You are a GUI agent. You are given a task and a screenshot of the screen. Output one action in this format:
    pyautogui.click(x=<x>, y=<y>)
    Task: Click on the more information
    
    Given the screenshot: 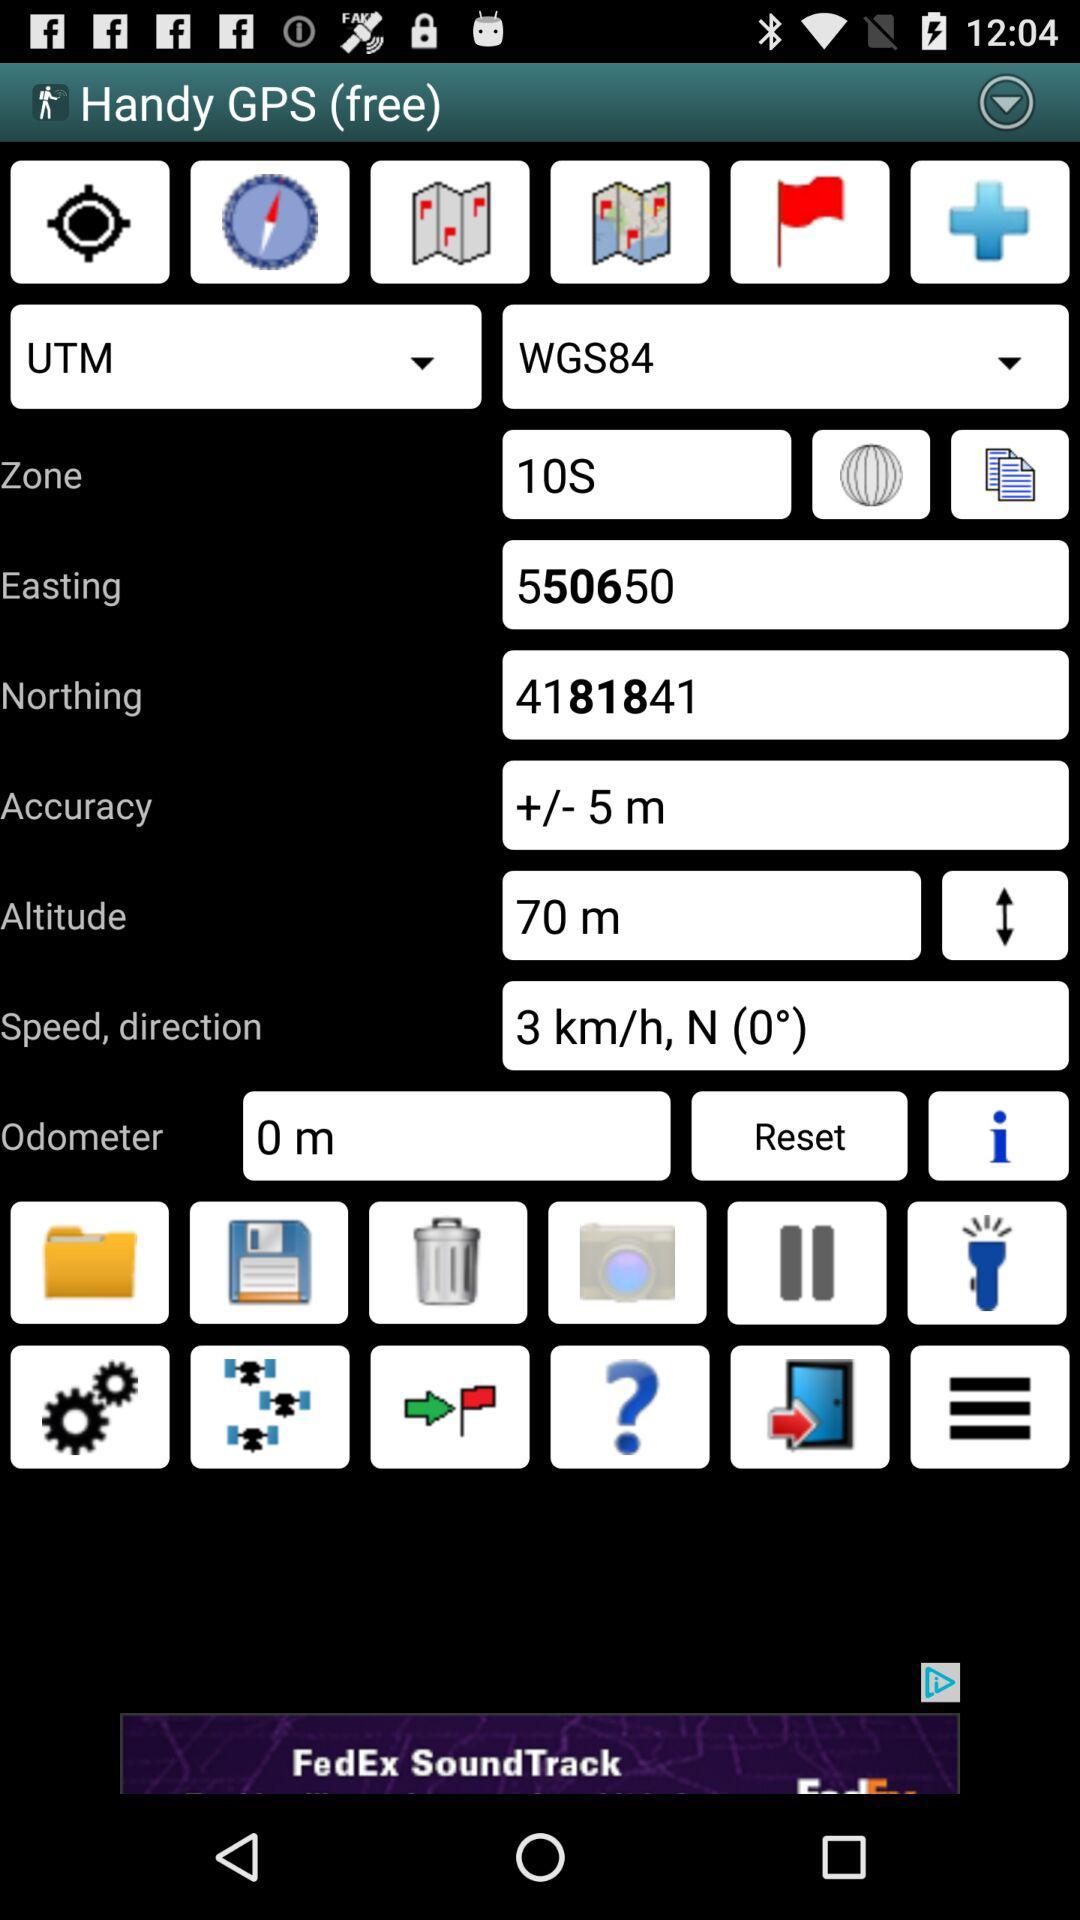 What is the action you would take?
    pyautogui.click(x=998, y=1135)
    